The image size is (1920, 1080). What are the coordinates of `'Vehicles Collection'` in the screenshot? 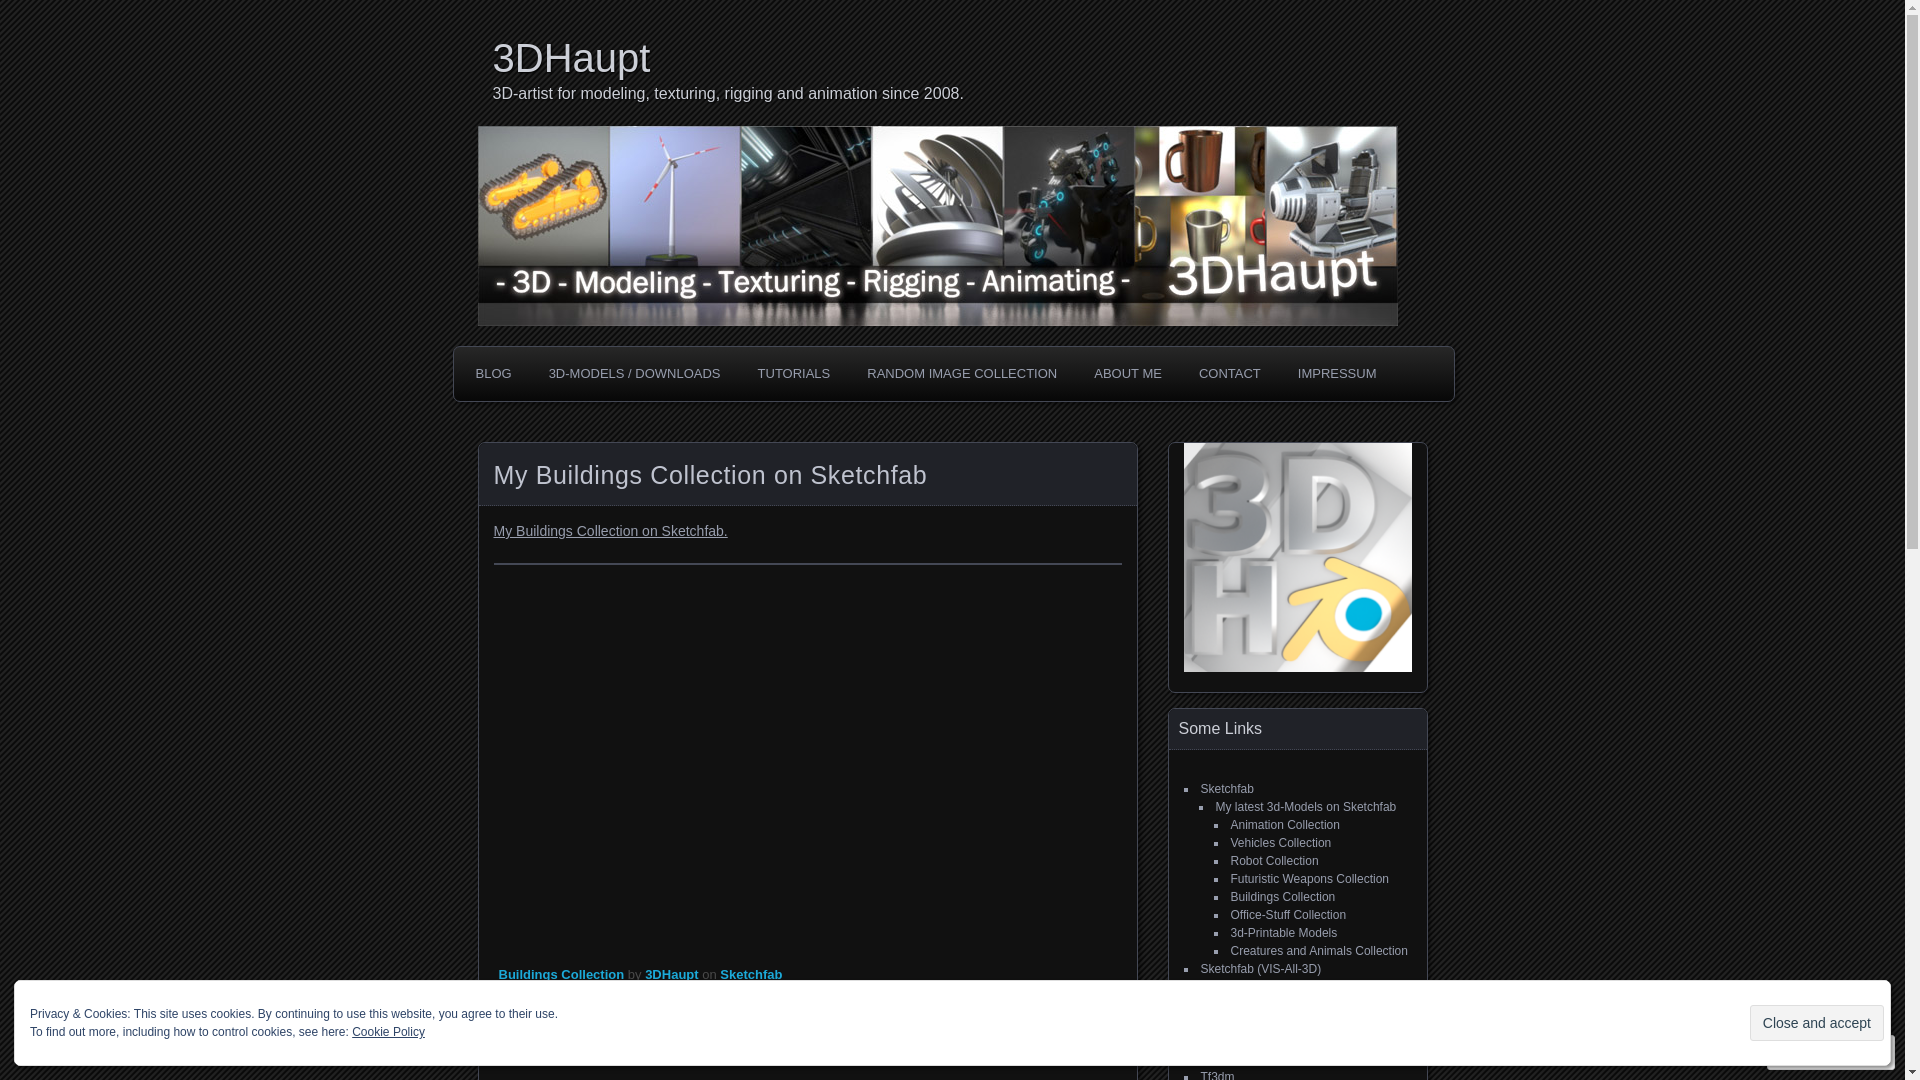 It's located at (1280, 843).